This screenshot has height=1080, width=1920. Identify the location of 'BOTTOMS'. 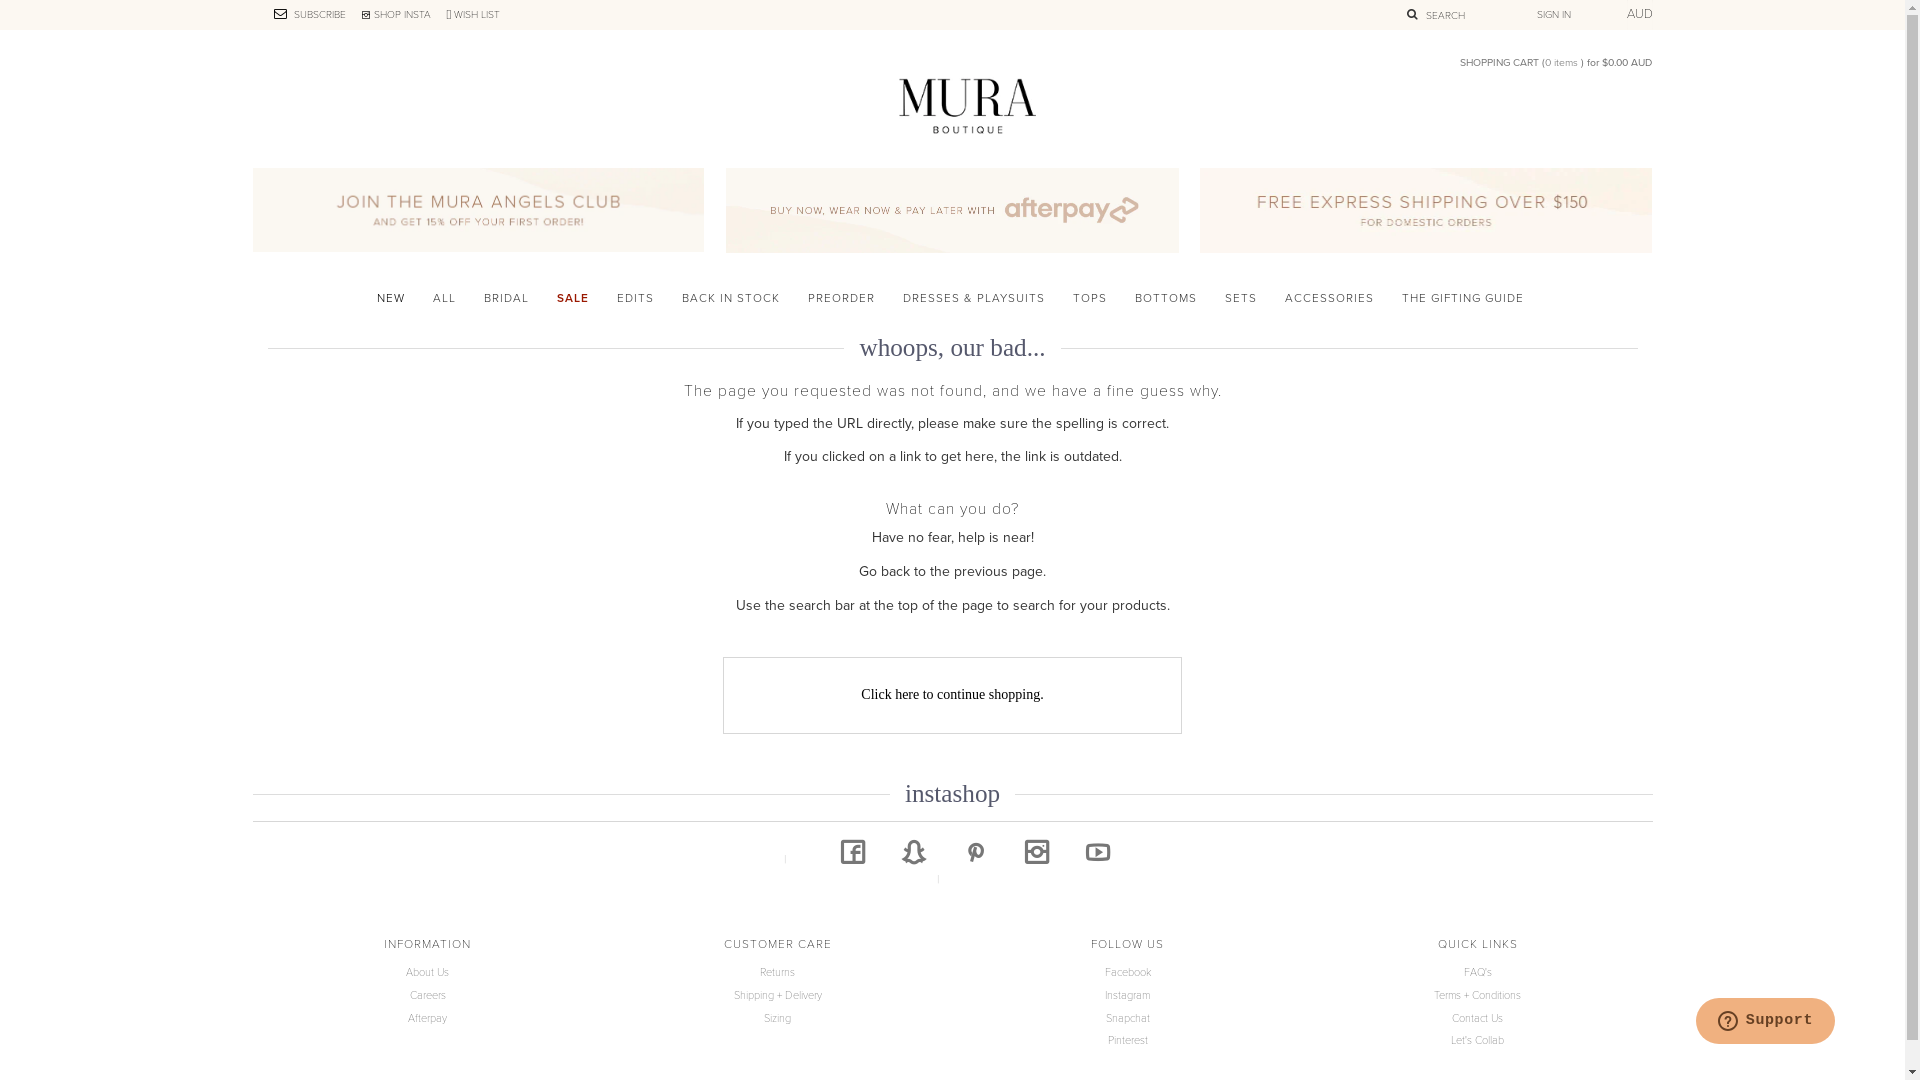
(1166, 298).